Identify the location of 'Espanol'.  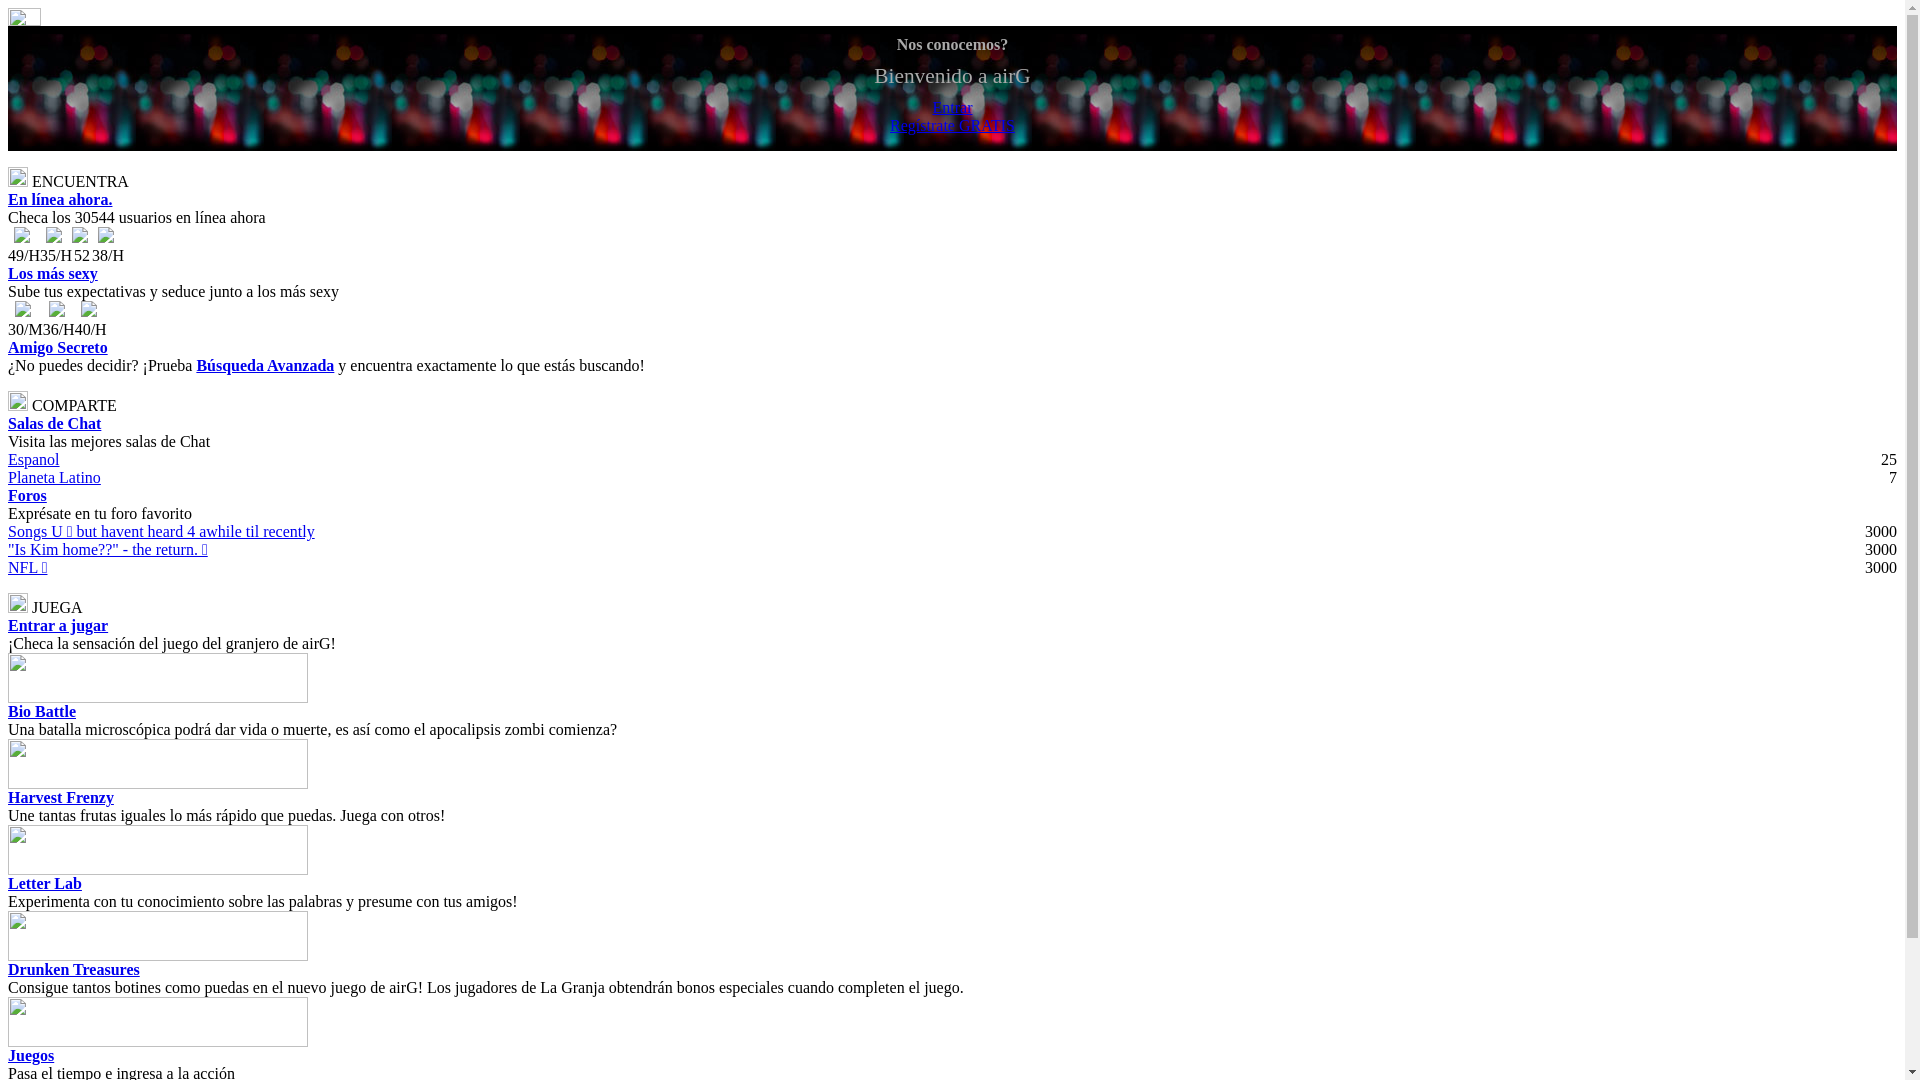
(33, 459).